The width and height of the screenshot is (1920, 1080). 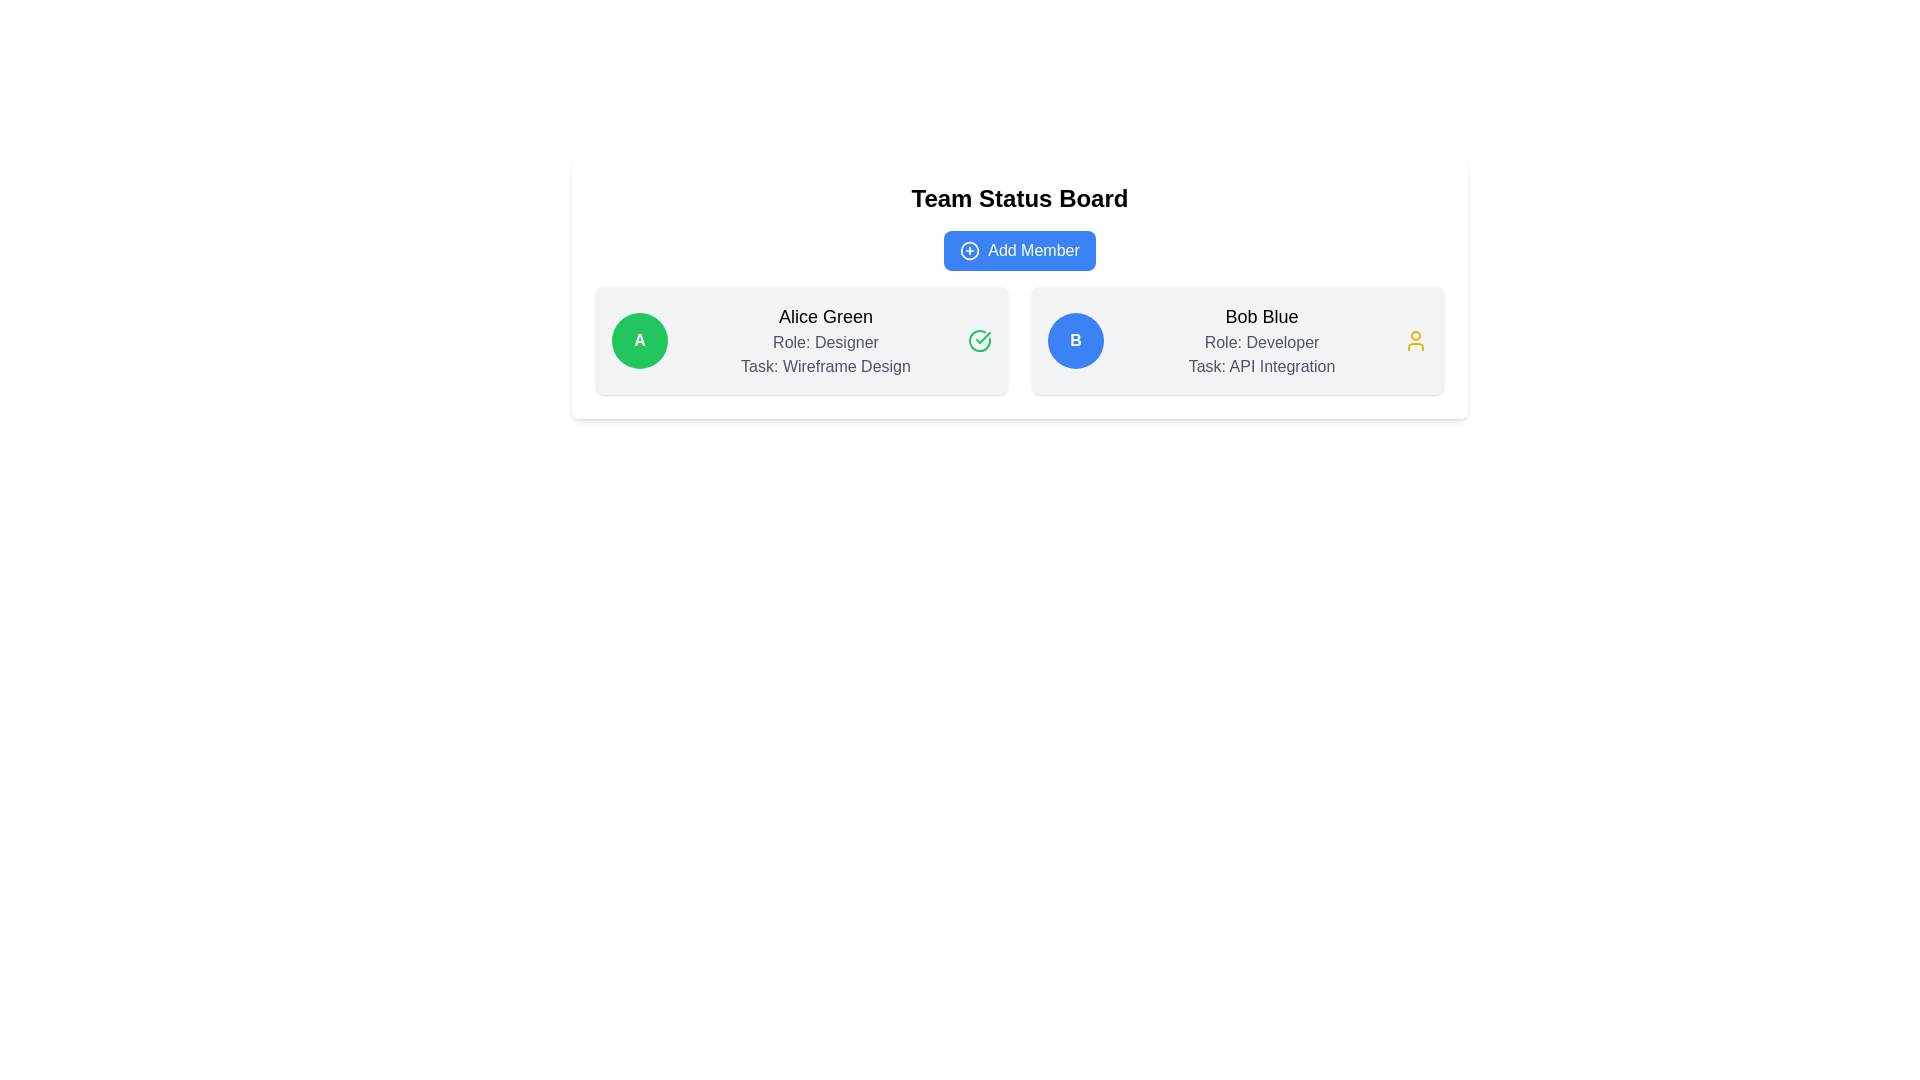 What do you see at coordinates (1237, 339) in the screenshot?
I see `the Profile card displaying information about a team member, located on the right-hand side of the 'Team Status Board', which is the second card` at bounding box center [1237, 339].